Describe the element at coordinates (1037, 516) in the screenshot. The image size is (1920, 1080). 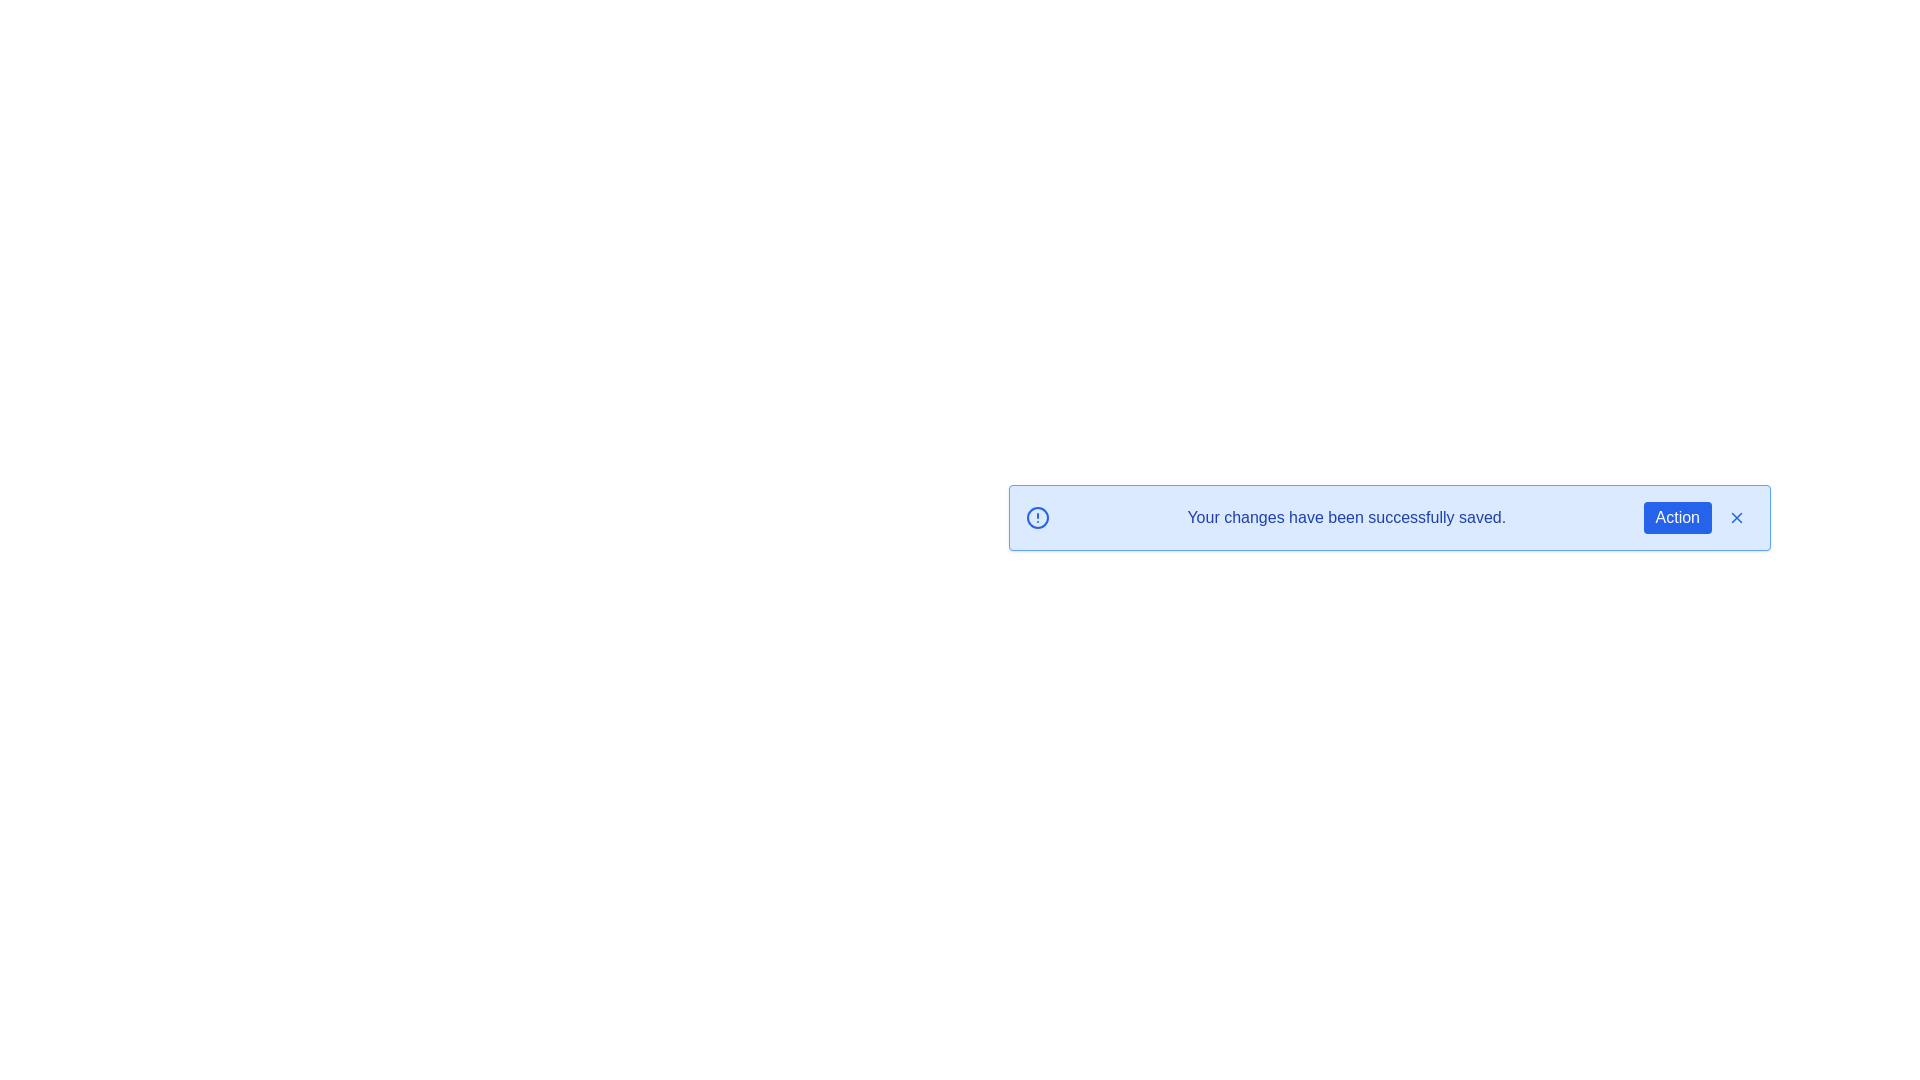
I see `the alert type icon to interact with it` at that location.